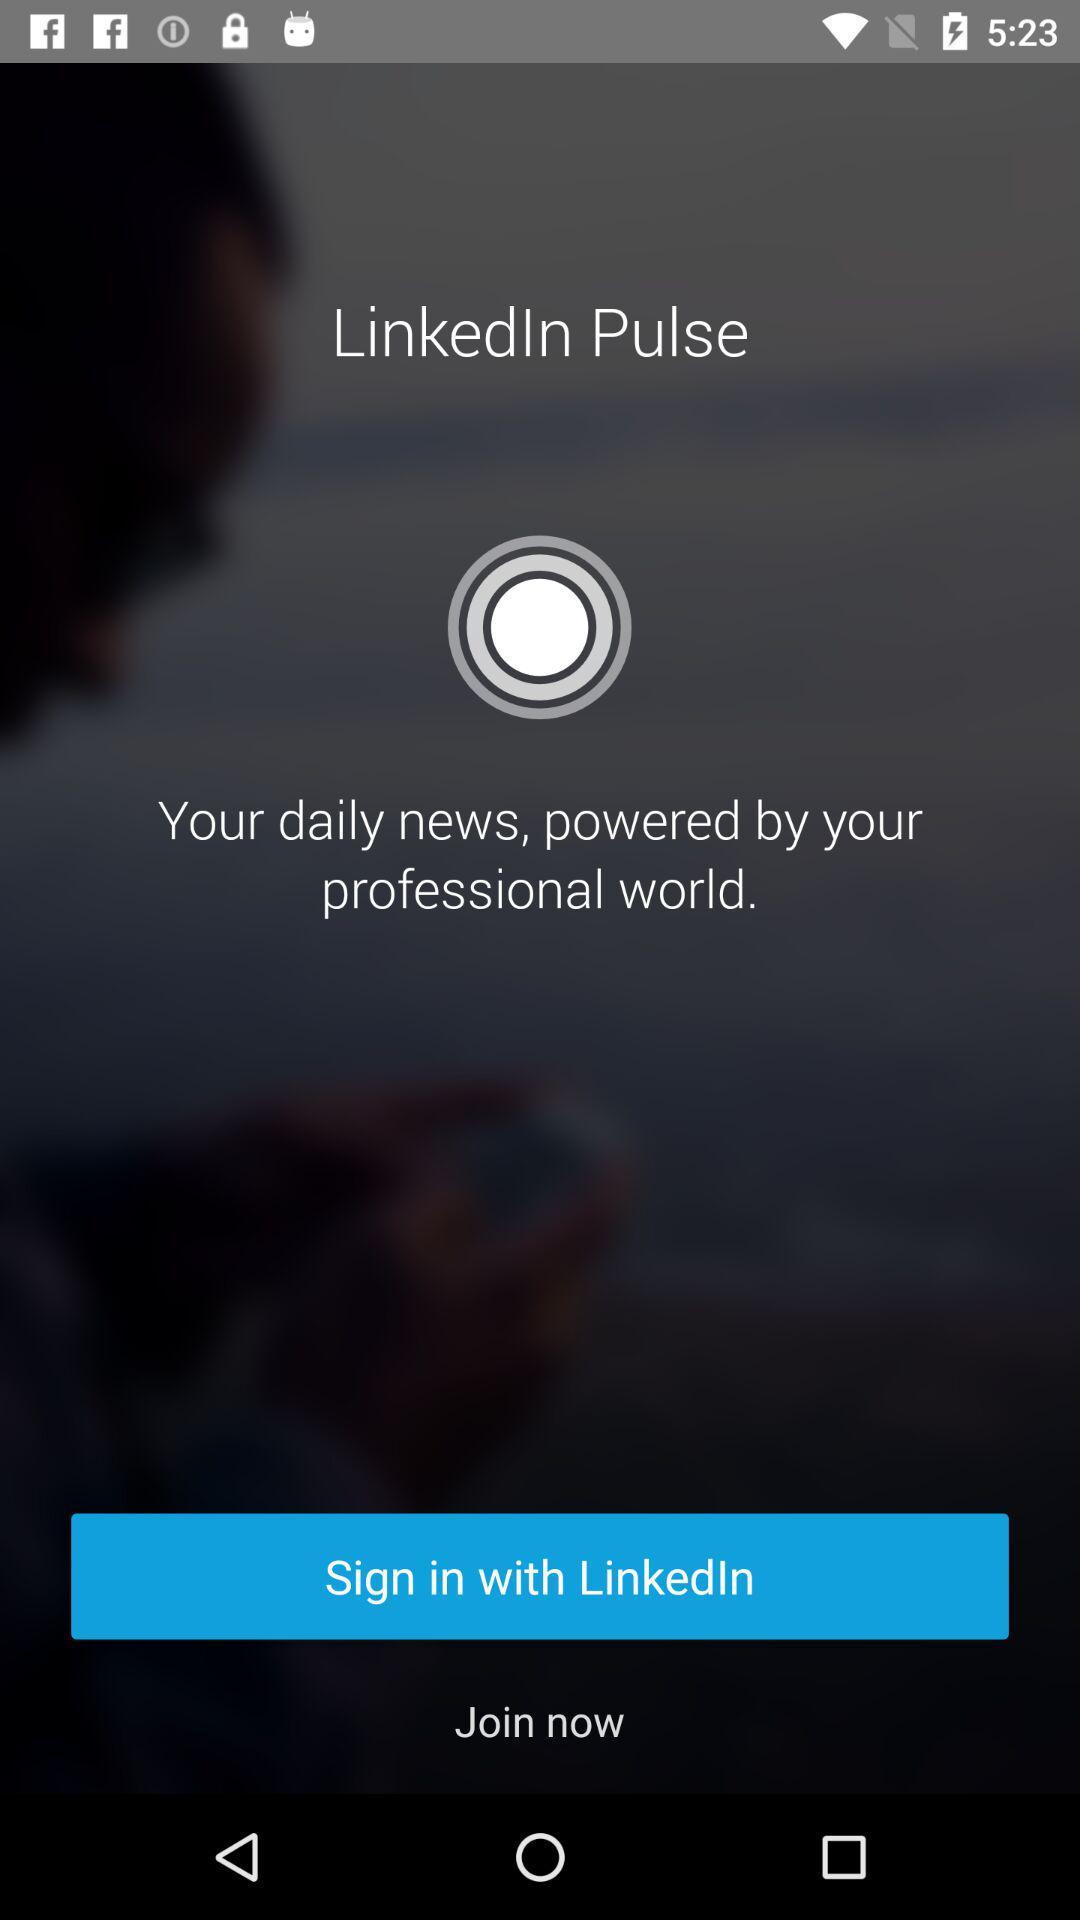  What do you see at coordinates (540, 1575) in the screenshot?
I see `the sign in with` at bounding box center [540, 1575].